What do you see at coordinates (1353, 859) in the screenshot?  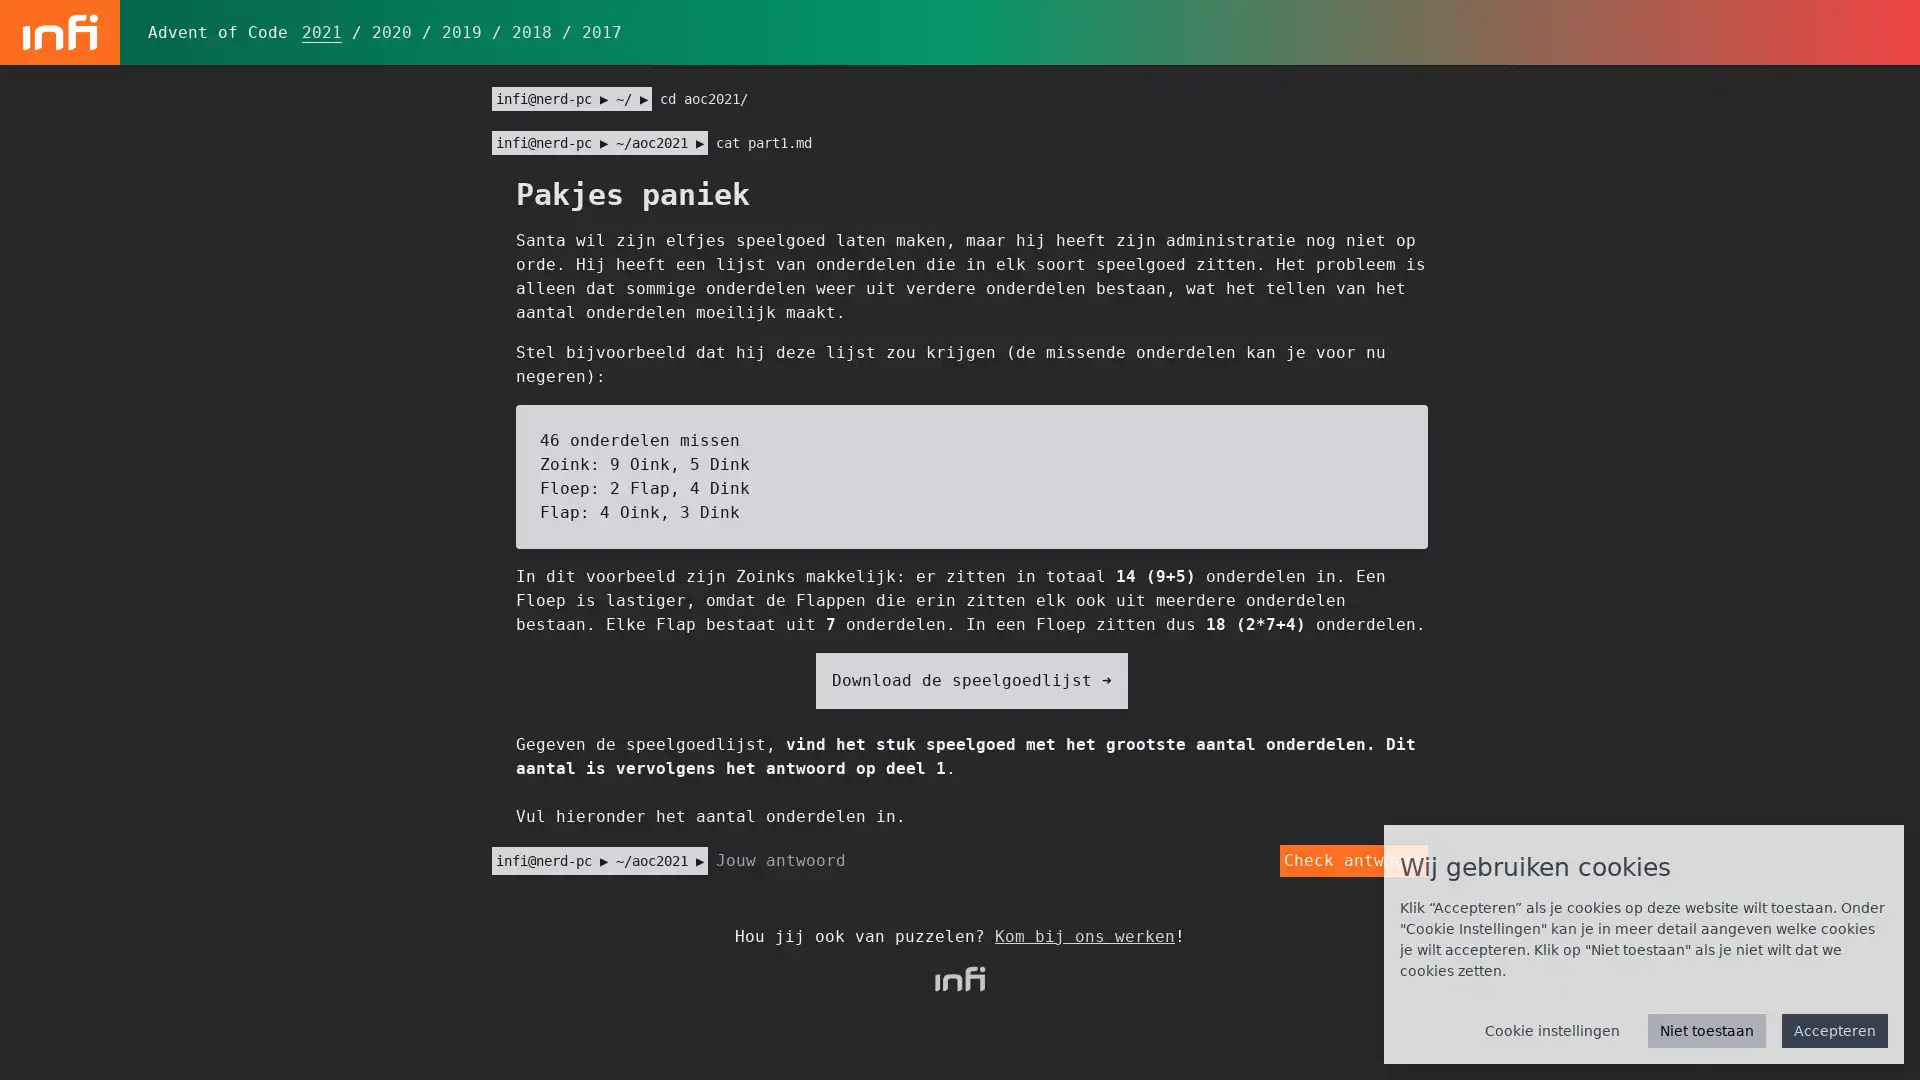 I see `Check antwoord` at bounding box center [1353, 859].